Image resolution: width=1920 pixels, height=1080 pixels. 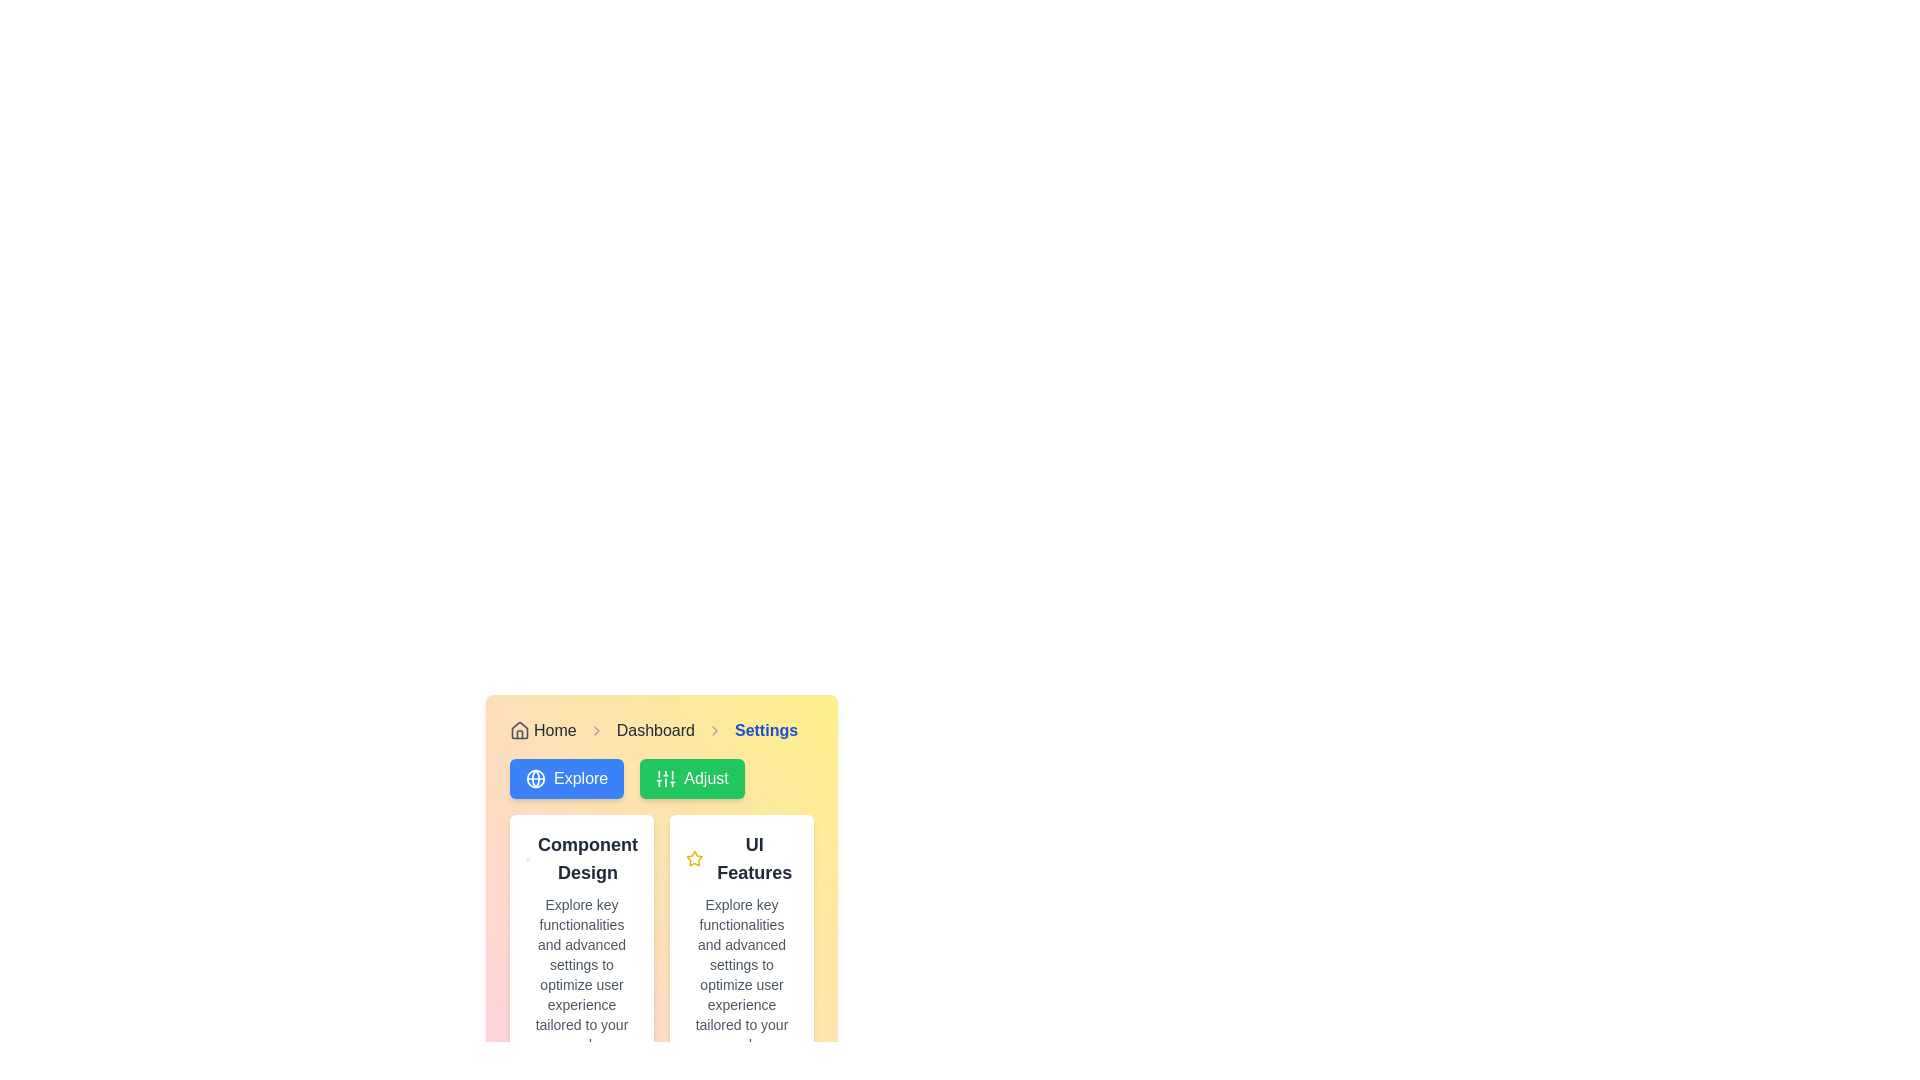 I want to click on the first button on the left side of the green 'Adjust' button, so click(x=566, y=778).